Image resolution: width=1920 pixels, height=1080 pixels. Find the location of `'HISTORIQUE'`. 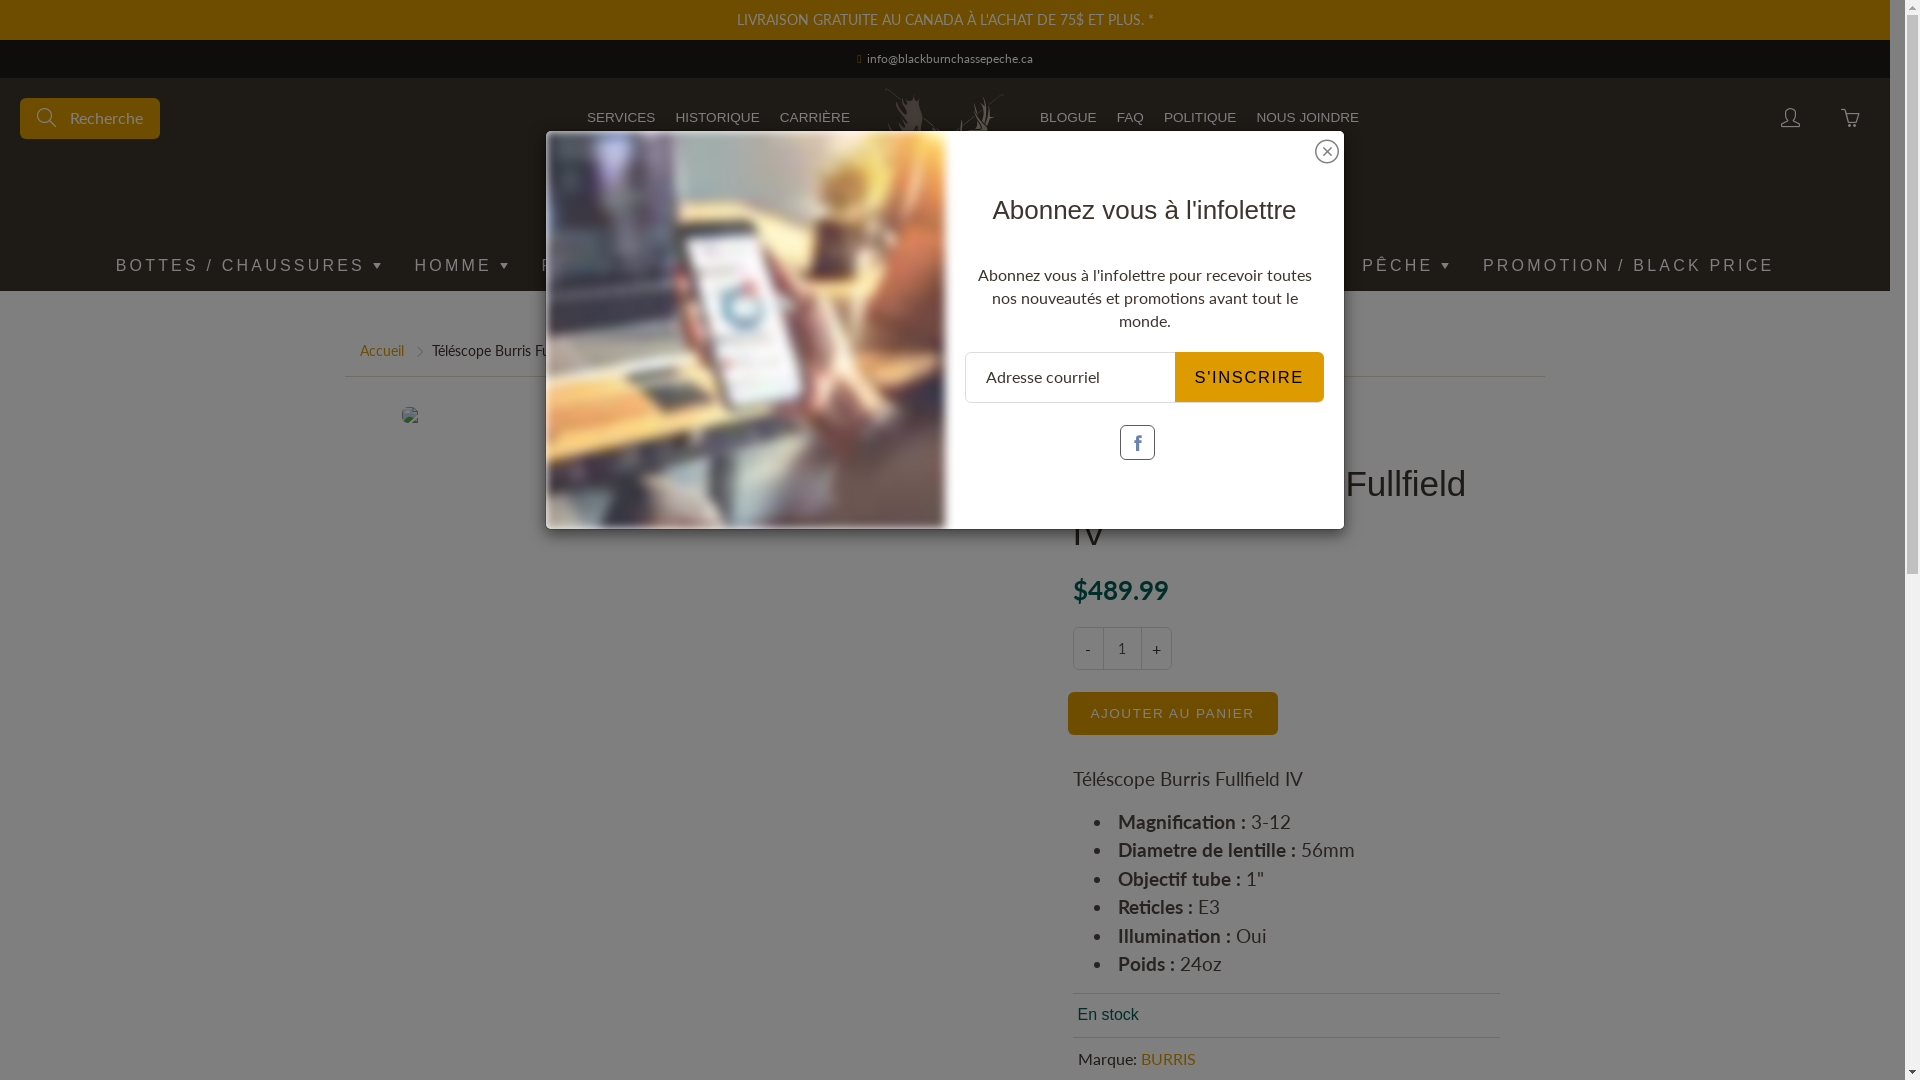

'HISTORIQUE' is located at coordinates (716, 118).